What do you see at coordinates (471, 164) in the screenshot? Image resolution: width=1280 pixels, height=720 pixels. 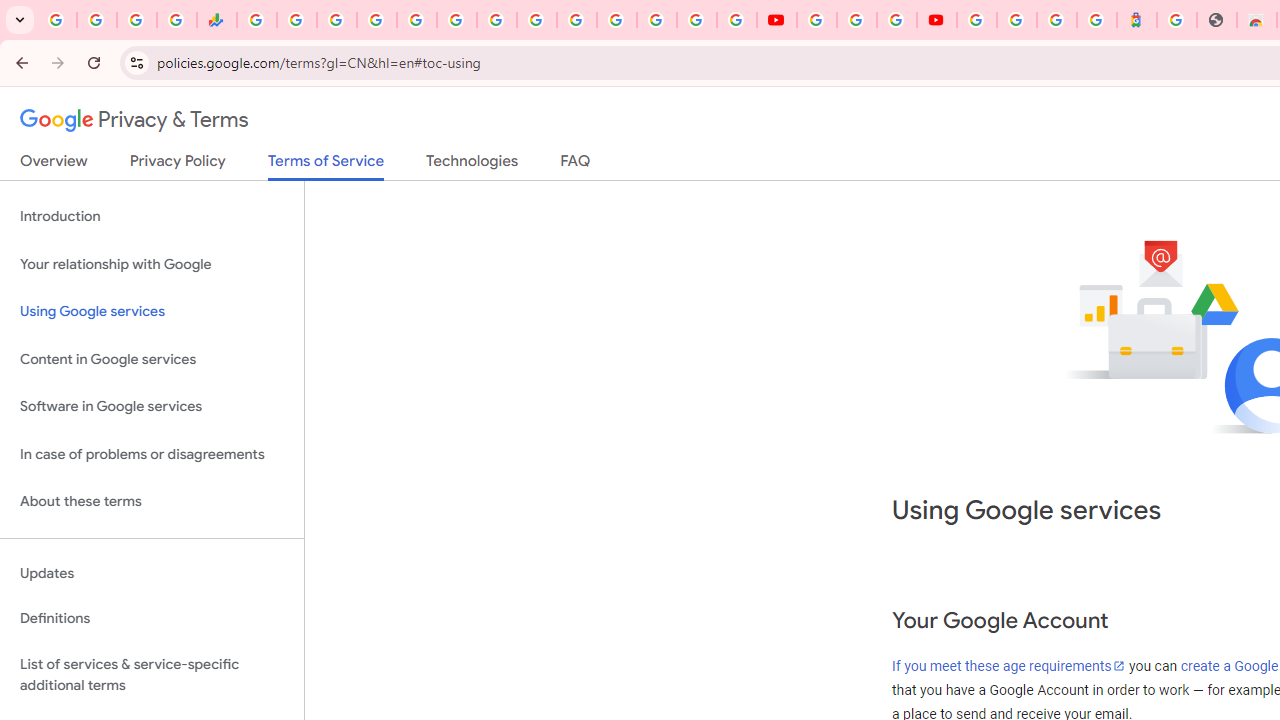 I see `'Technologies'` at bounding box center [471, 164].